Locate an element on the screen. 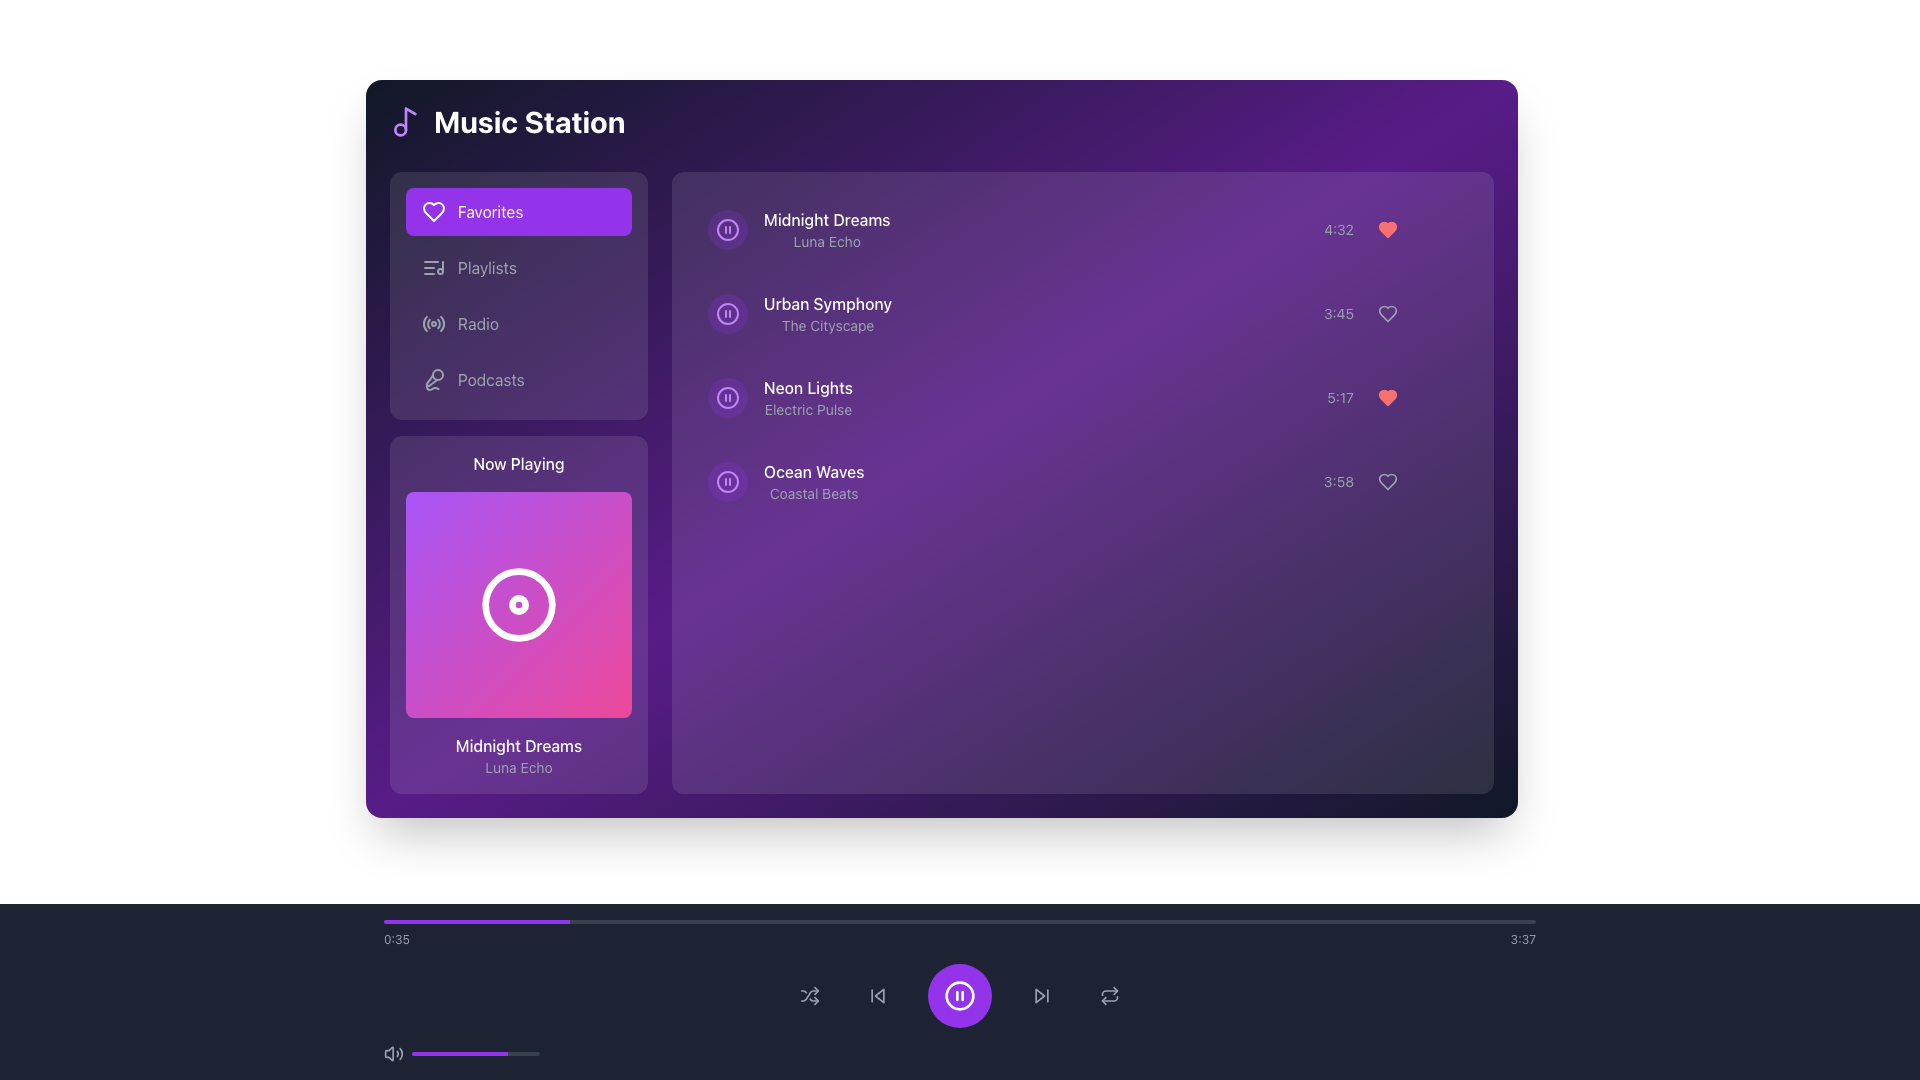 The image size is (1920, 1080). the progress is located at coordinates (473, 1052).